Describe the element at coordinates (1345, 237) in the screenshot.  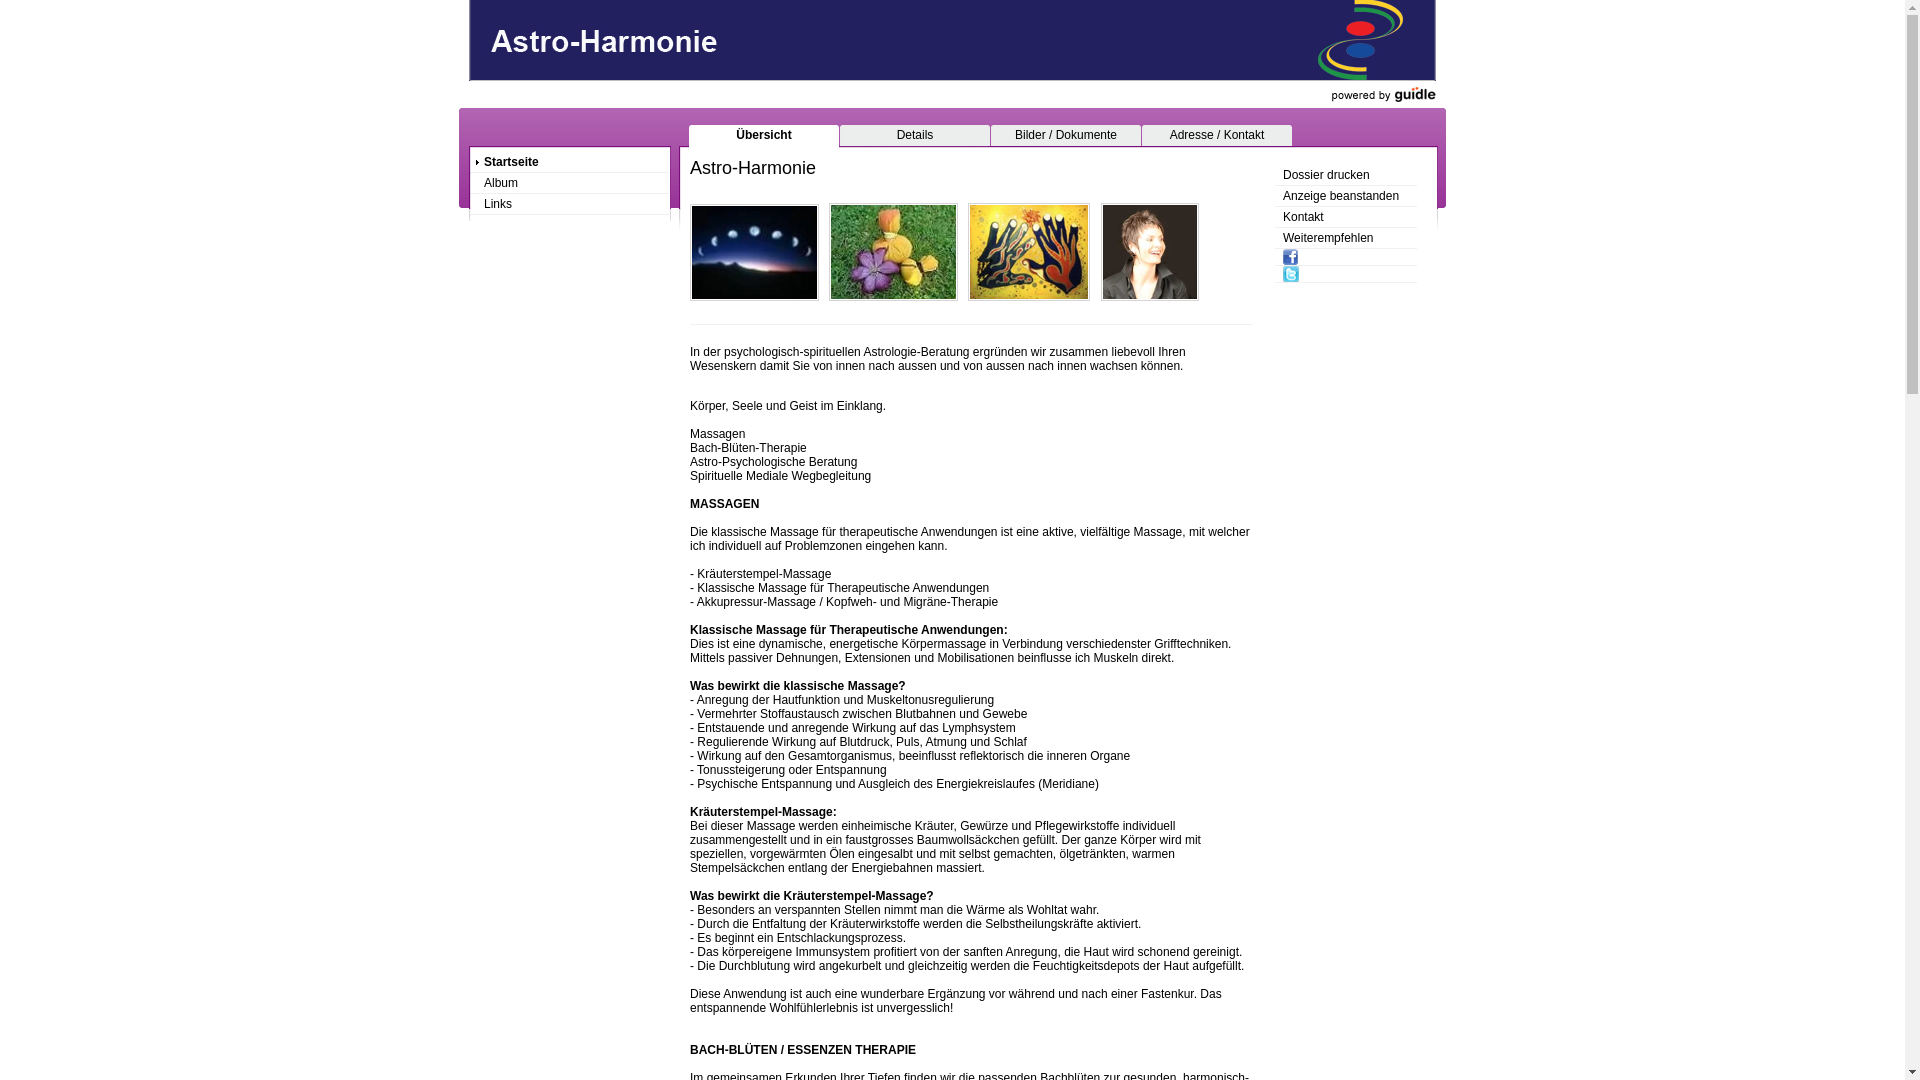
I see `'Weiterempfehlen'` at that location.